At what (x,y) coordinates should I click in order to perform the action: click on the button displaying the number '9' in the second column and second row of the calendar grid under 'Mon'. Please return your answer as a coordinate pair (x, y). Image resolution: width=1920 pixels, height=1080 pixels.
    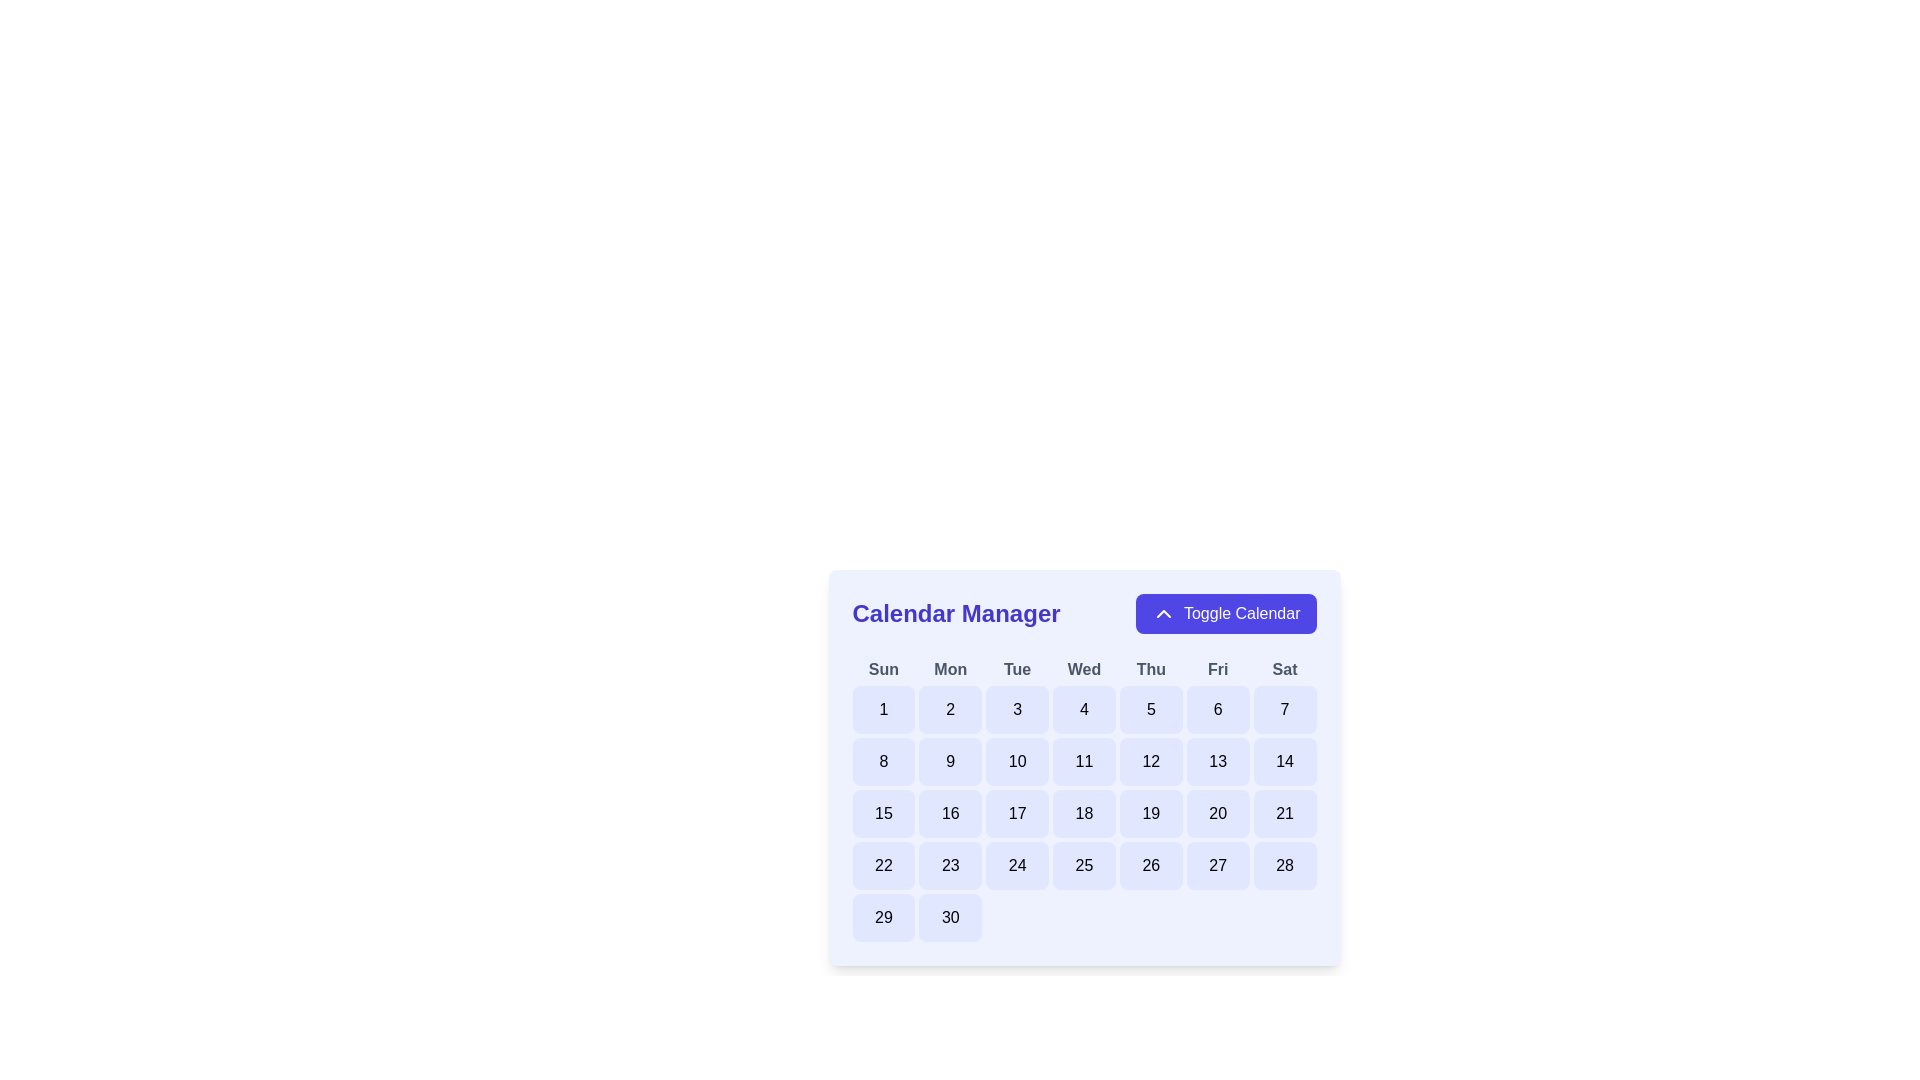
    Looking at the image, I should click on (949, 762).